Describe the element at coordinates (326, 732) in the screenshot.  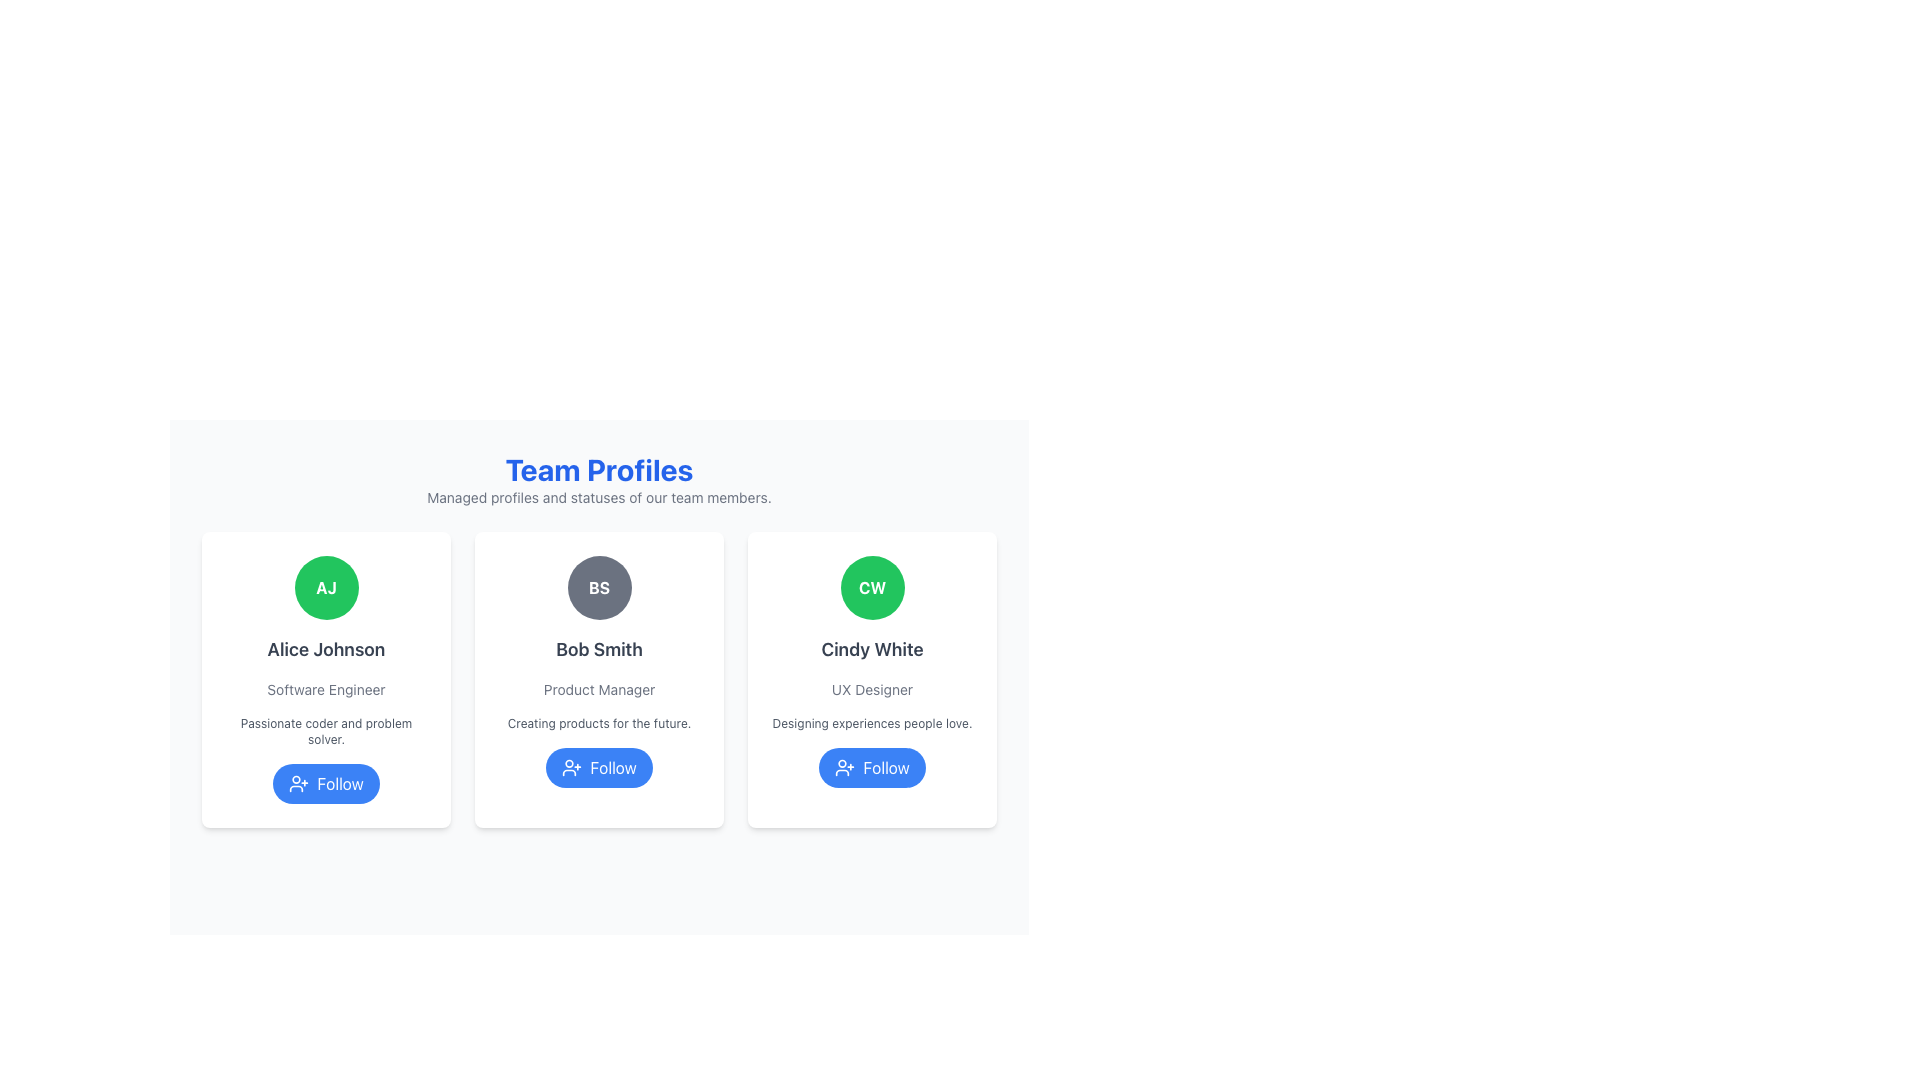
I see `the text line displaying 'Passionate coder and problem solver.' within Alice Johnson's profile card, which is positioned below the job title 'Software Engineer' and above the 'Follow' button` at that location.